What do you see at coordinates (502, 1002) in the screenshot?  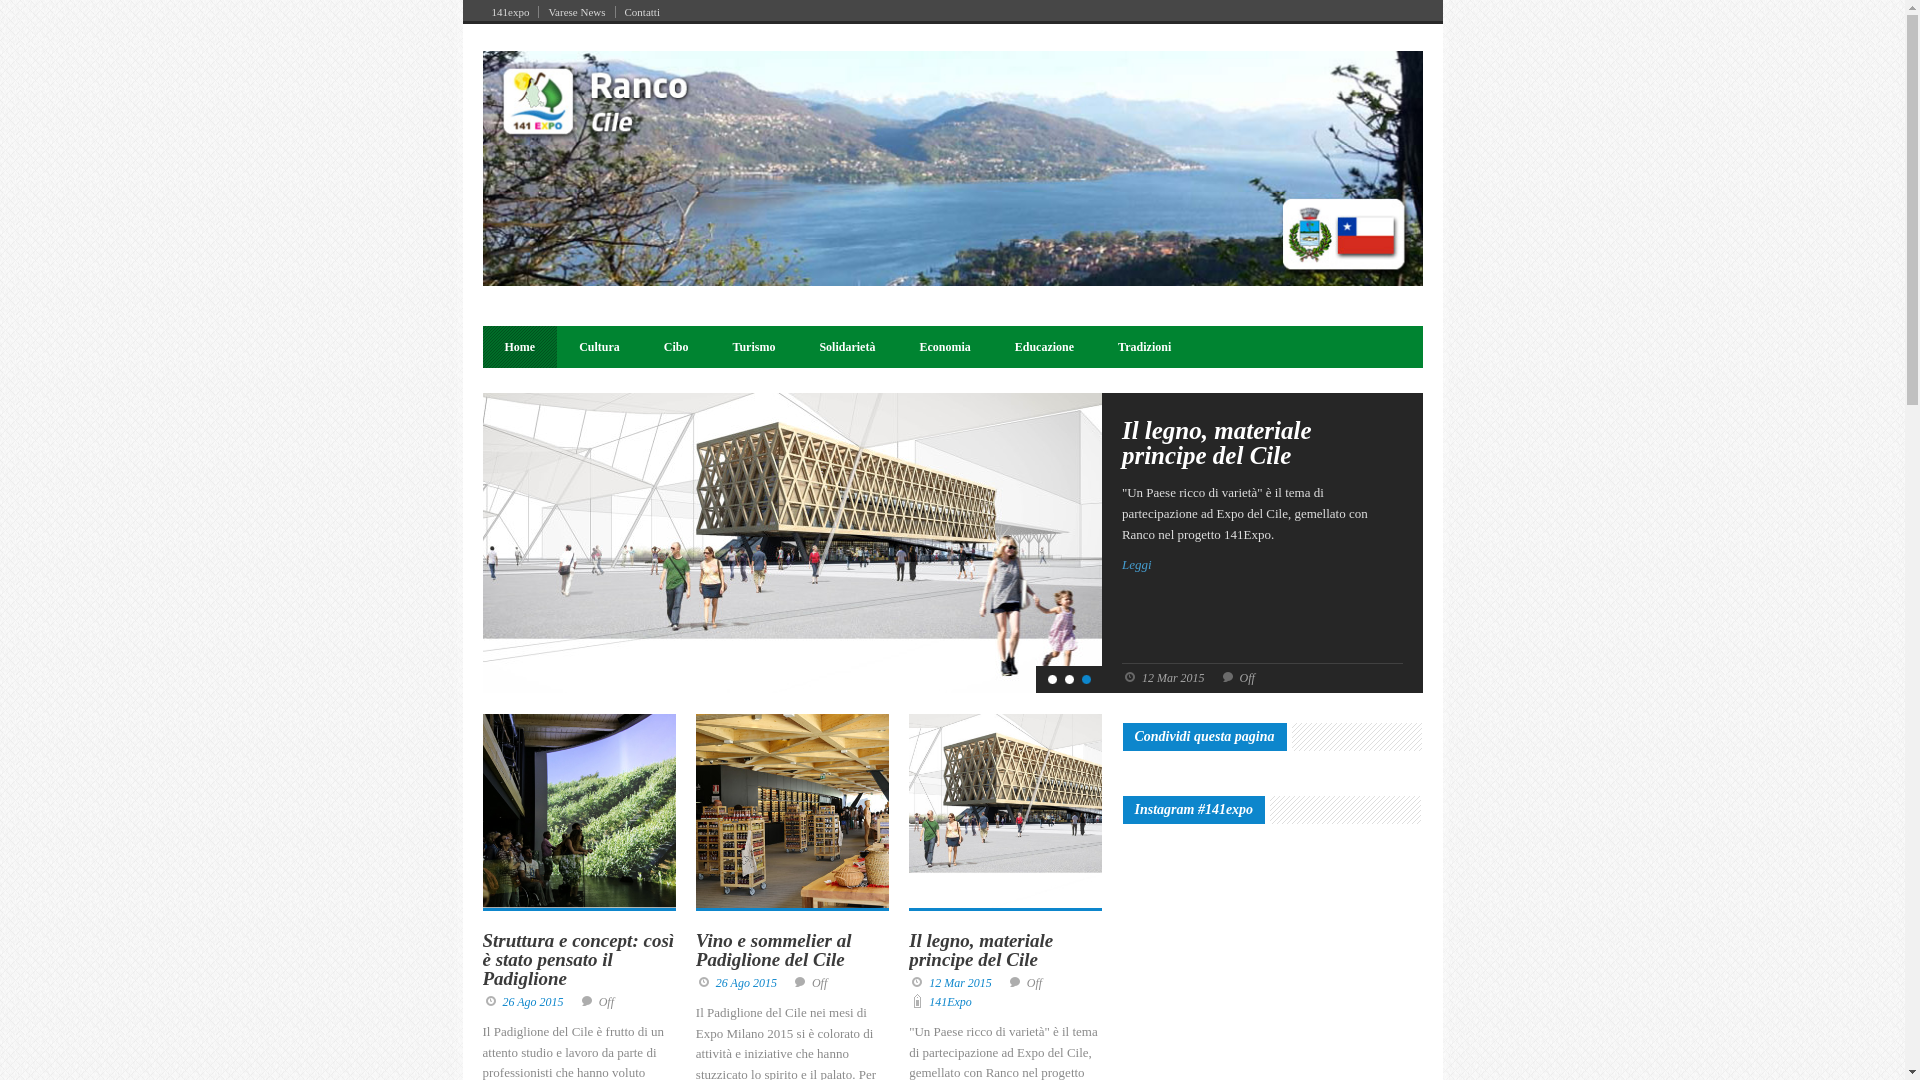 I see `'26 Ago 2015'` at bounding box center [502, 1002].